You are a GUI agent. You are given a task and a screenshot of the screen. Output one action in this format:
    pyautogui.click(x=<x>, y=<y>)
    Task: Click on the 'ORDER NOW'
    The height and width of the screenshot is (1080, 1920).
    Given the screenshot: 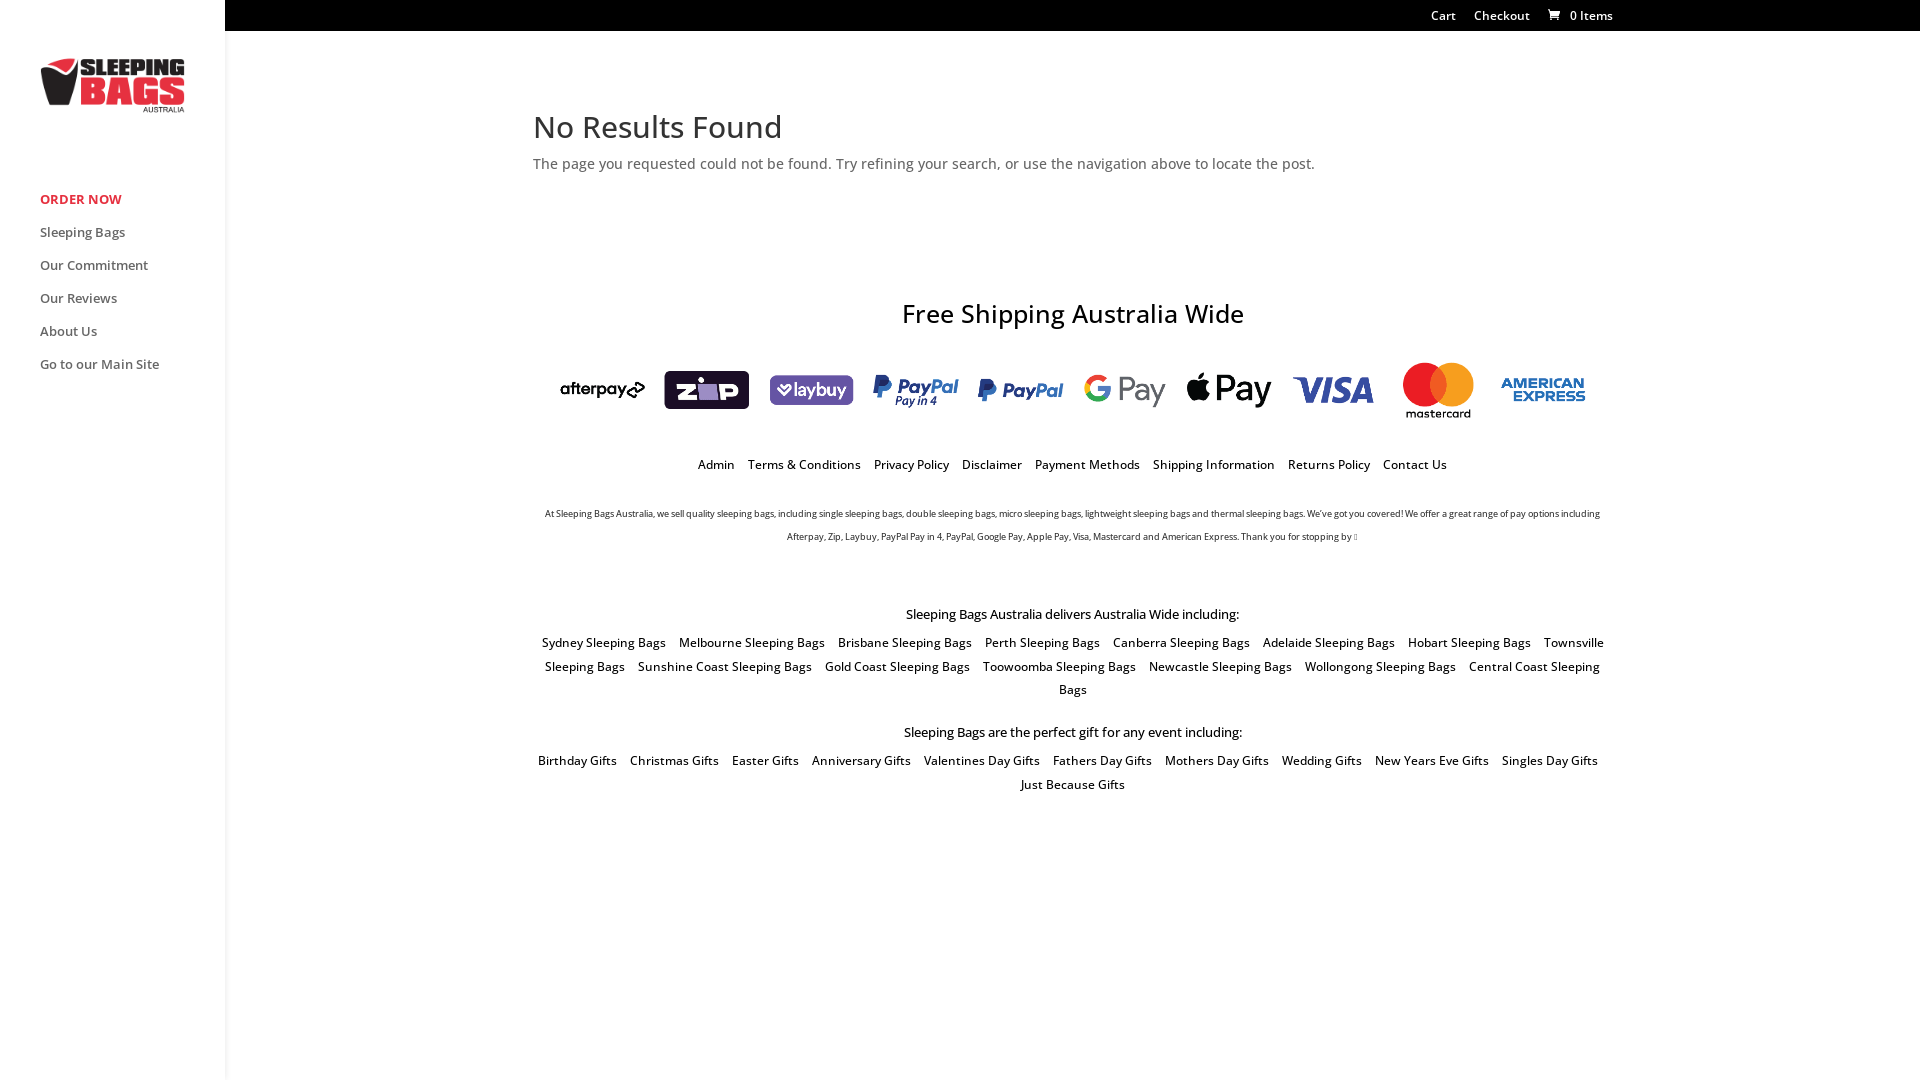 What is the action you would take?
    pyautogui.click(x=131, y=208)
    